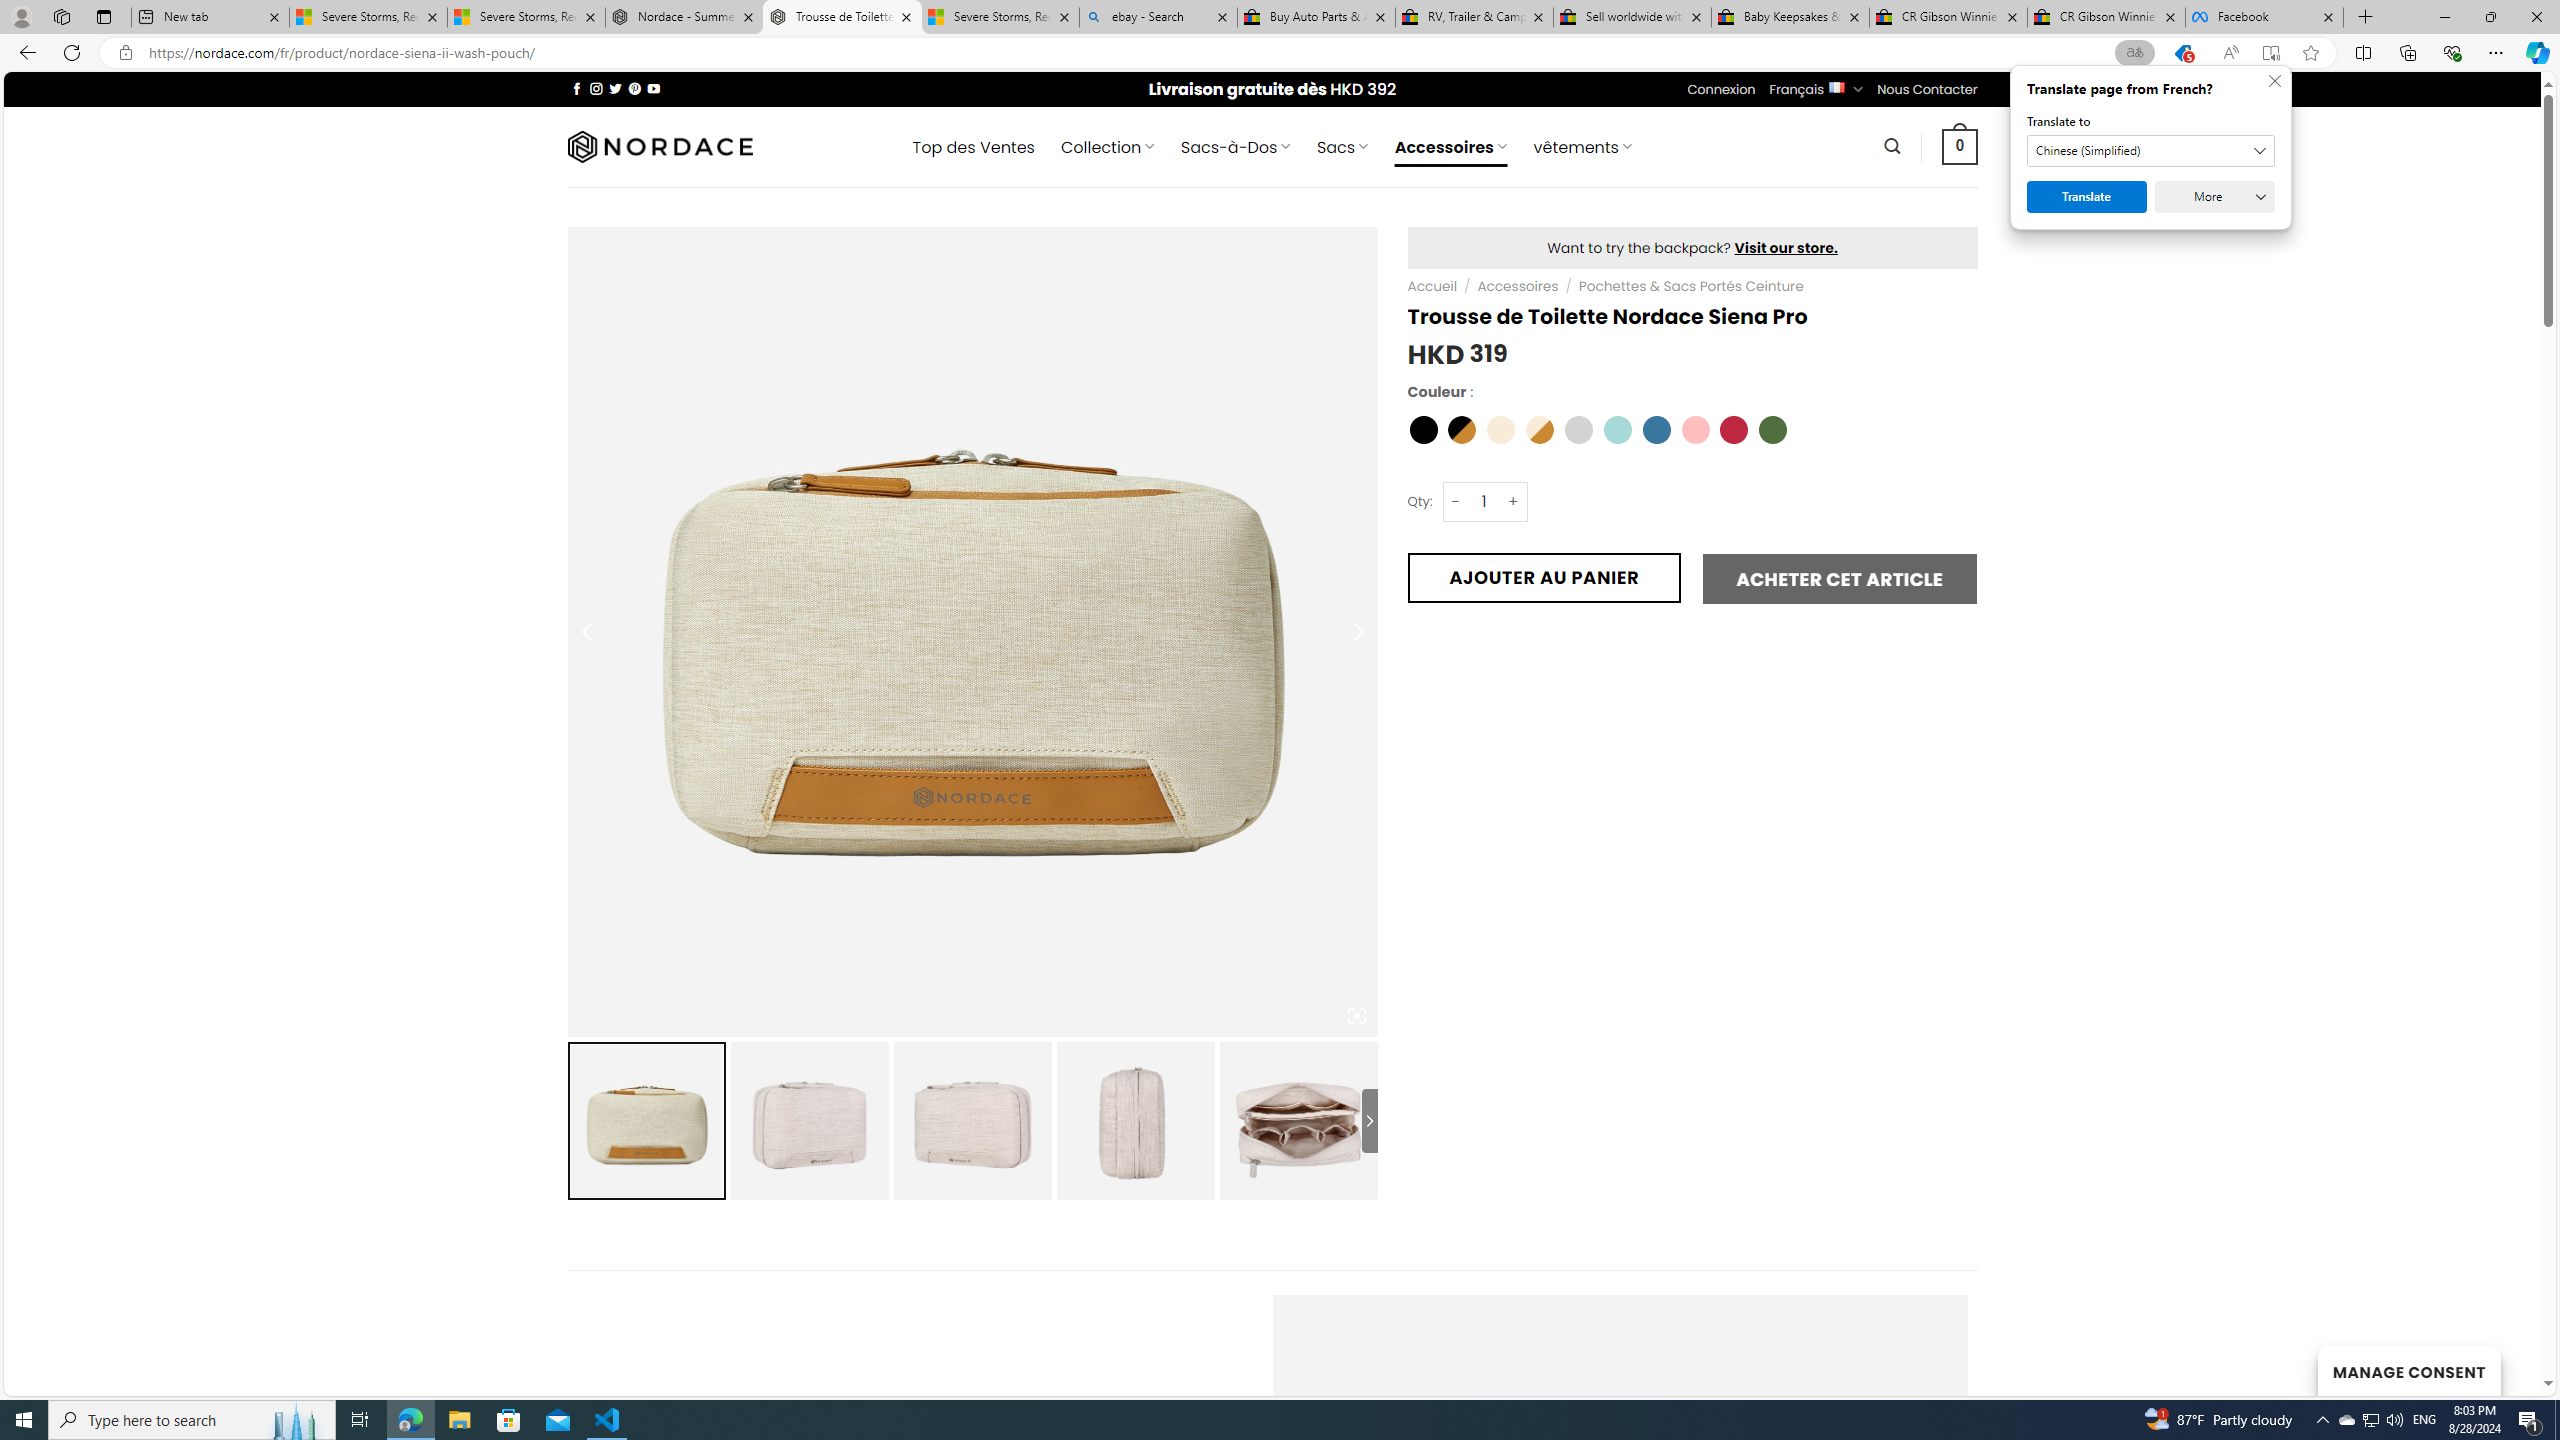 The height and width of the screenshot is (1440, 2560). I want to click on 'ACHETER CET ARTICLE', so click(1838, 578).